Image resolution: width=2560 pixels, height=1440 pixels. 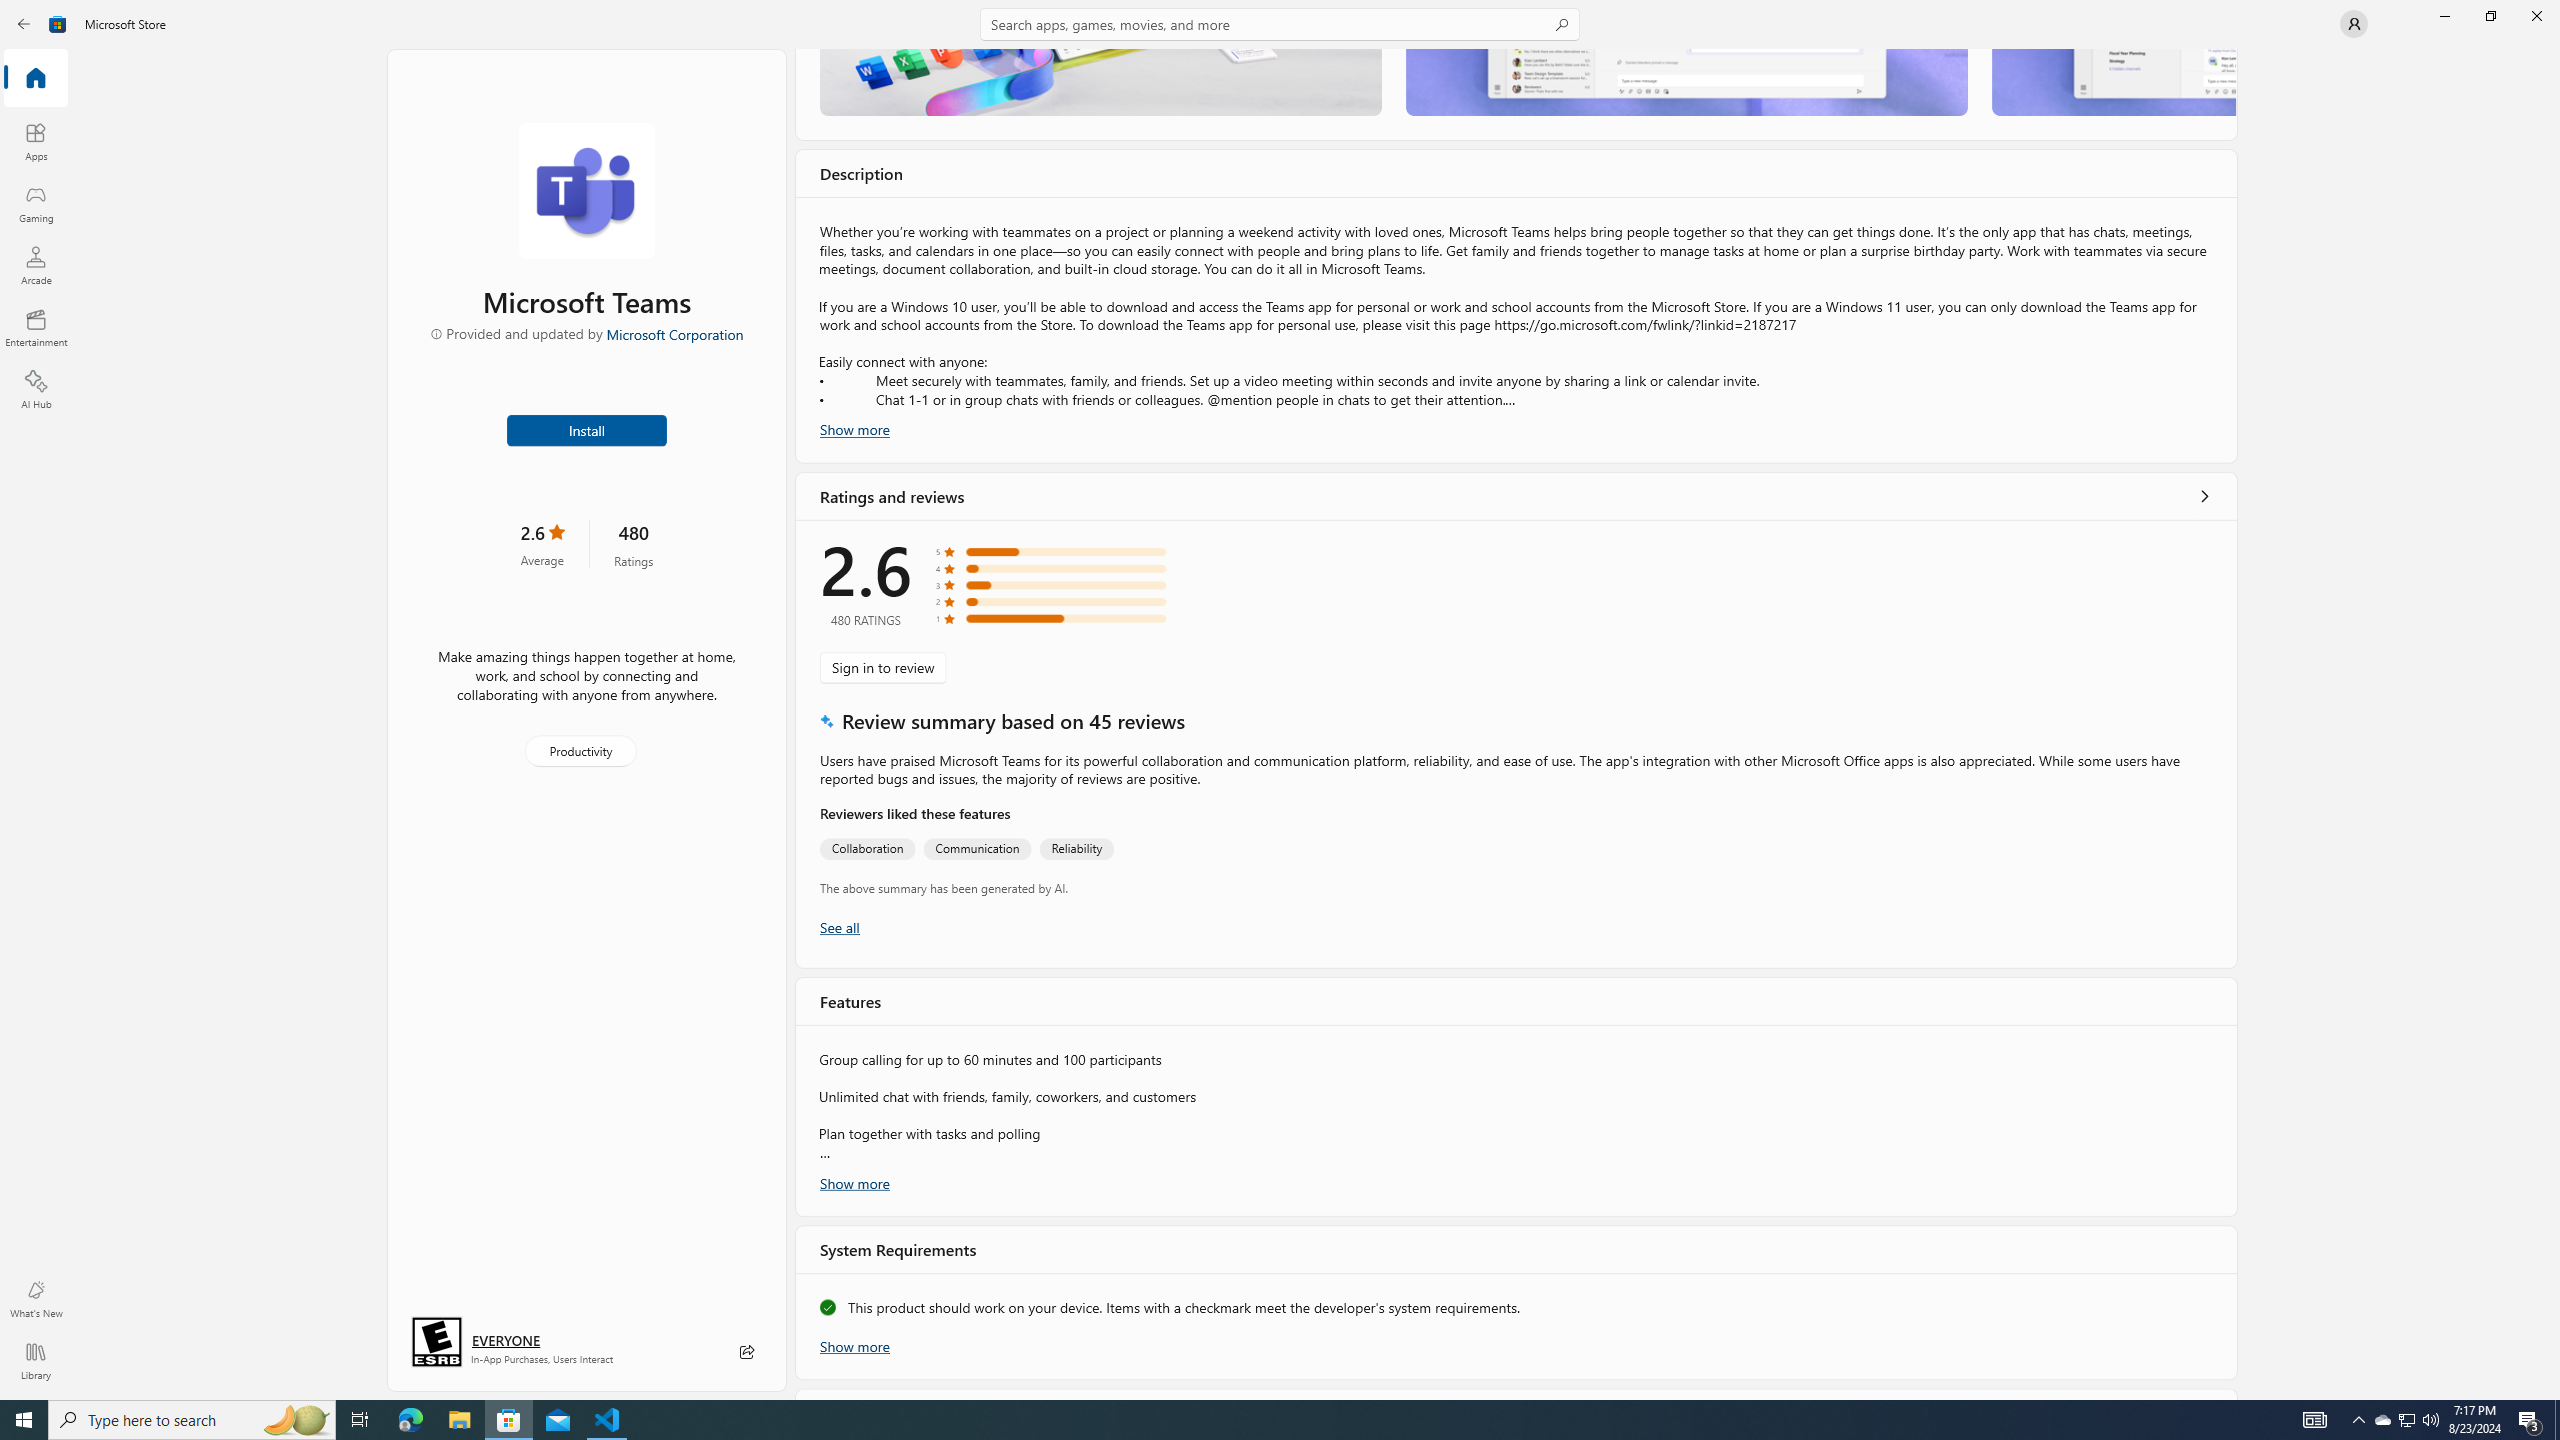 I want to click on 'Search', so click(x=1280, y=23).